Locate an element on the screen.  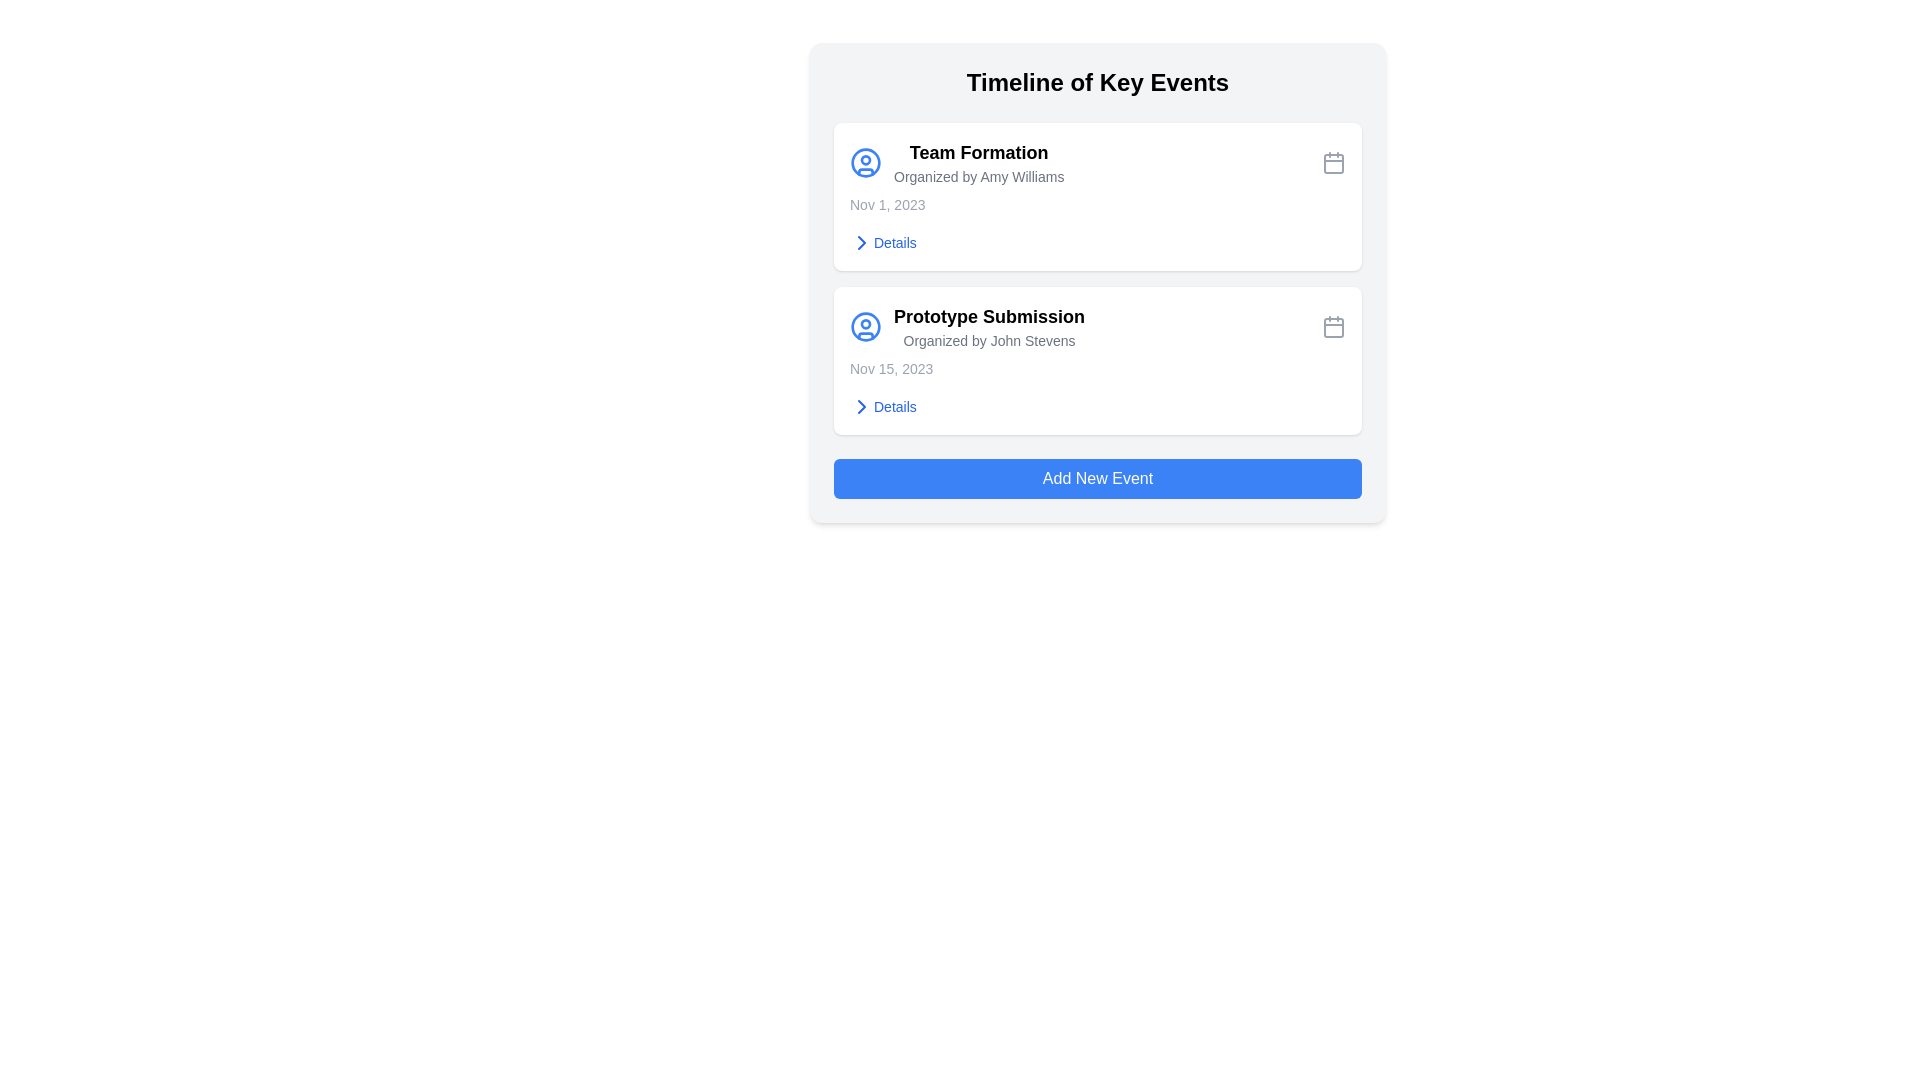
the text label providing contextual information about the organizer of the event, located directly below the title 'Prototype Submission' in the second event card on the timeline interface is located at coordinates (989, 339).